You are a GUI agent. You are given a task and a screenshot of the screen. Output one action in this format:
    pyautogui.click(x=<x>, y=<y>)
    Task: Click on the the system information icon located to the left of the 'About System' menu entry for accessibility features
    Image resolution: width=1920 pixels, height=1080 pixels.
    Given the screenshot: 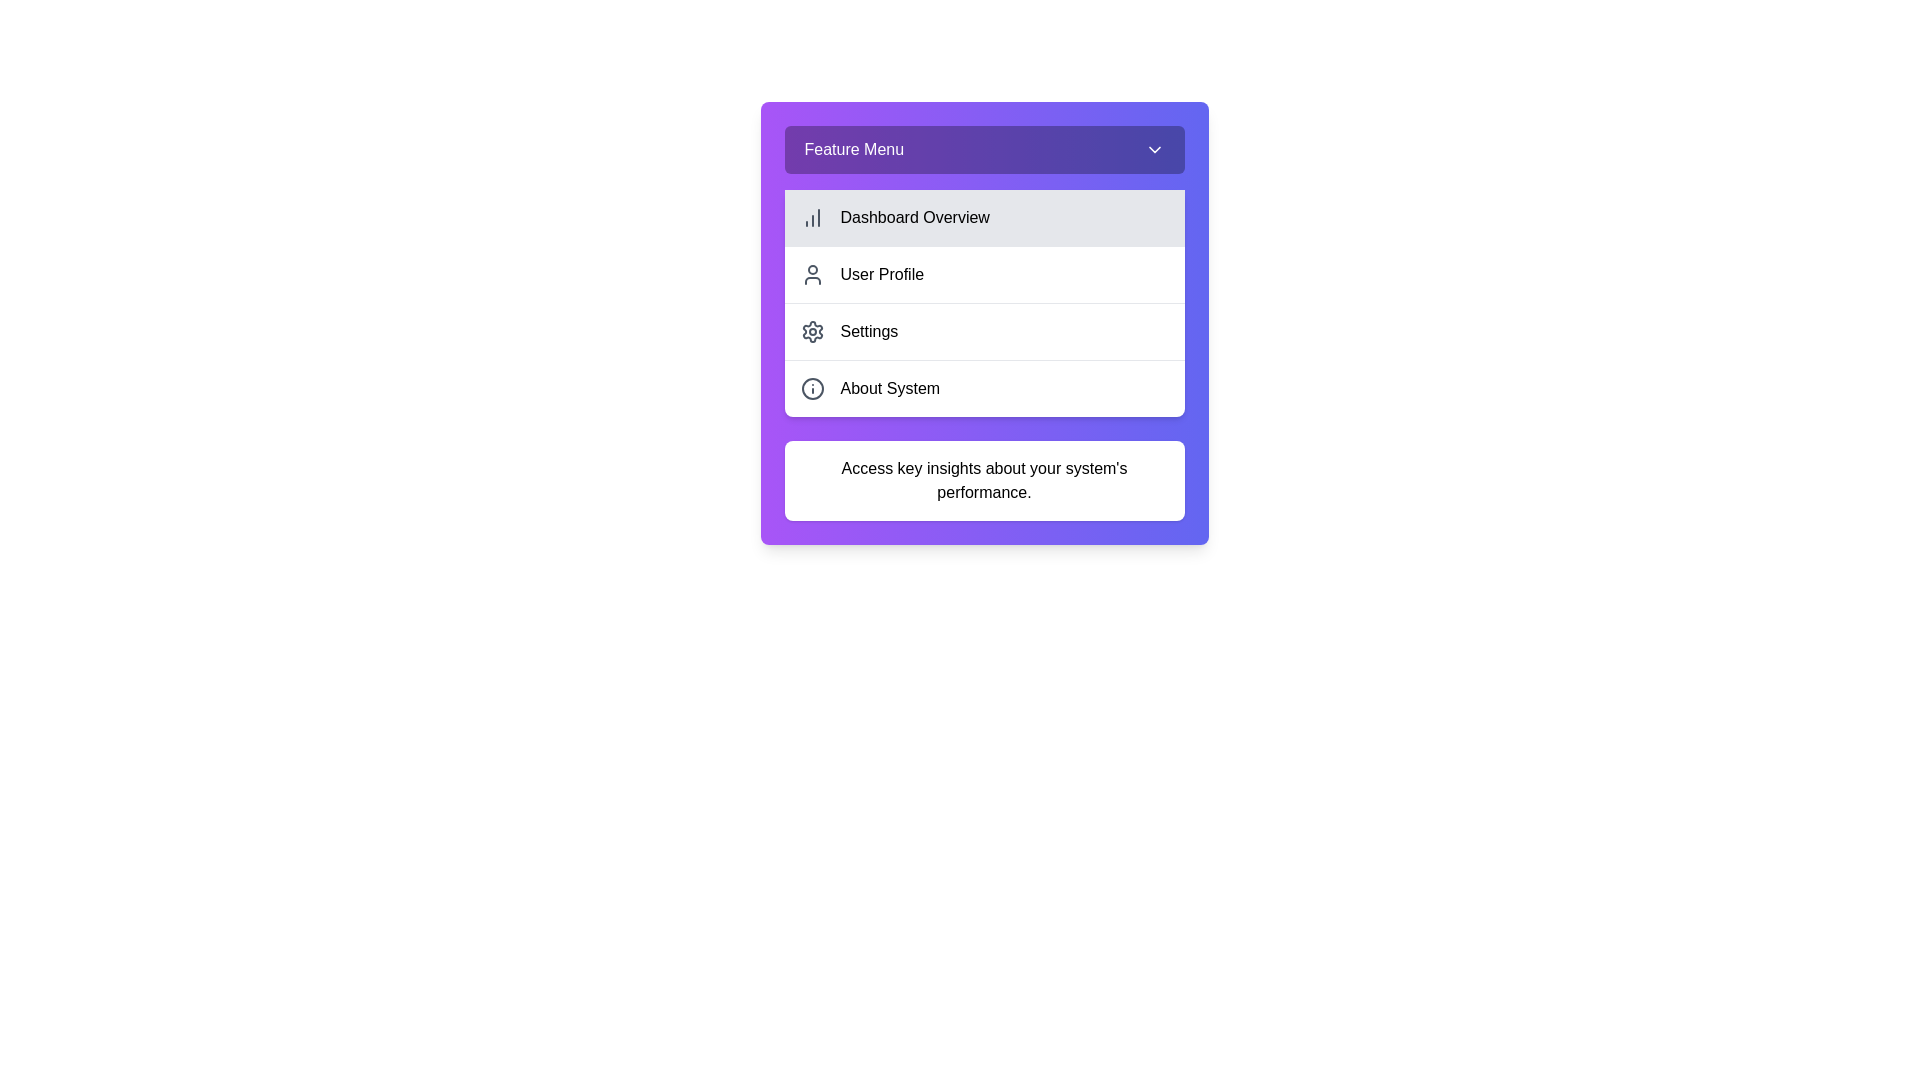 What is the action you would take?
    pyautogui.click(x=812, y=389)
    